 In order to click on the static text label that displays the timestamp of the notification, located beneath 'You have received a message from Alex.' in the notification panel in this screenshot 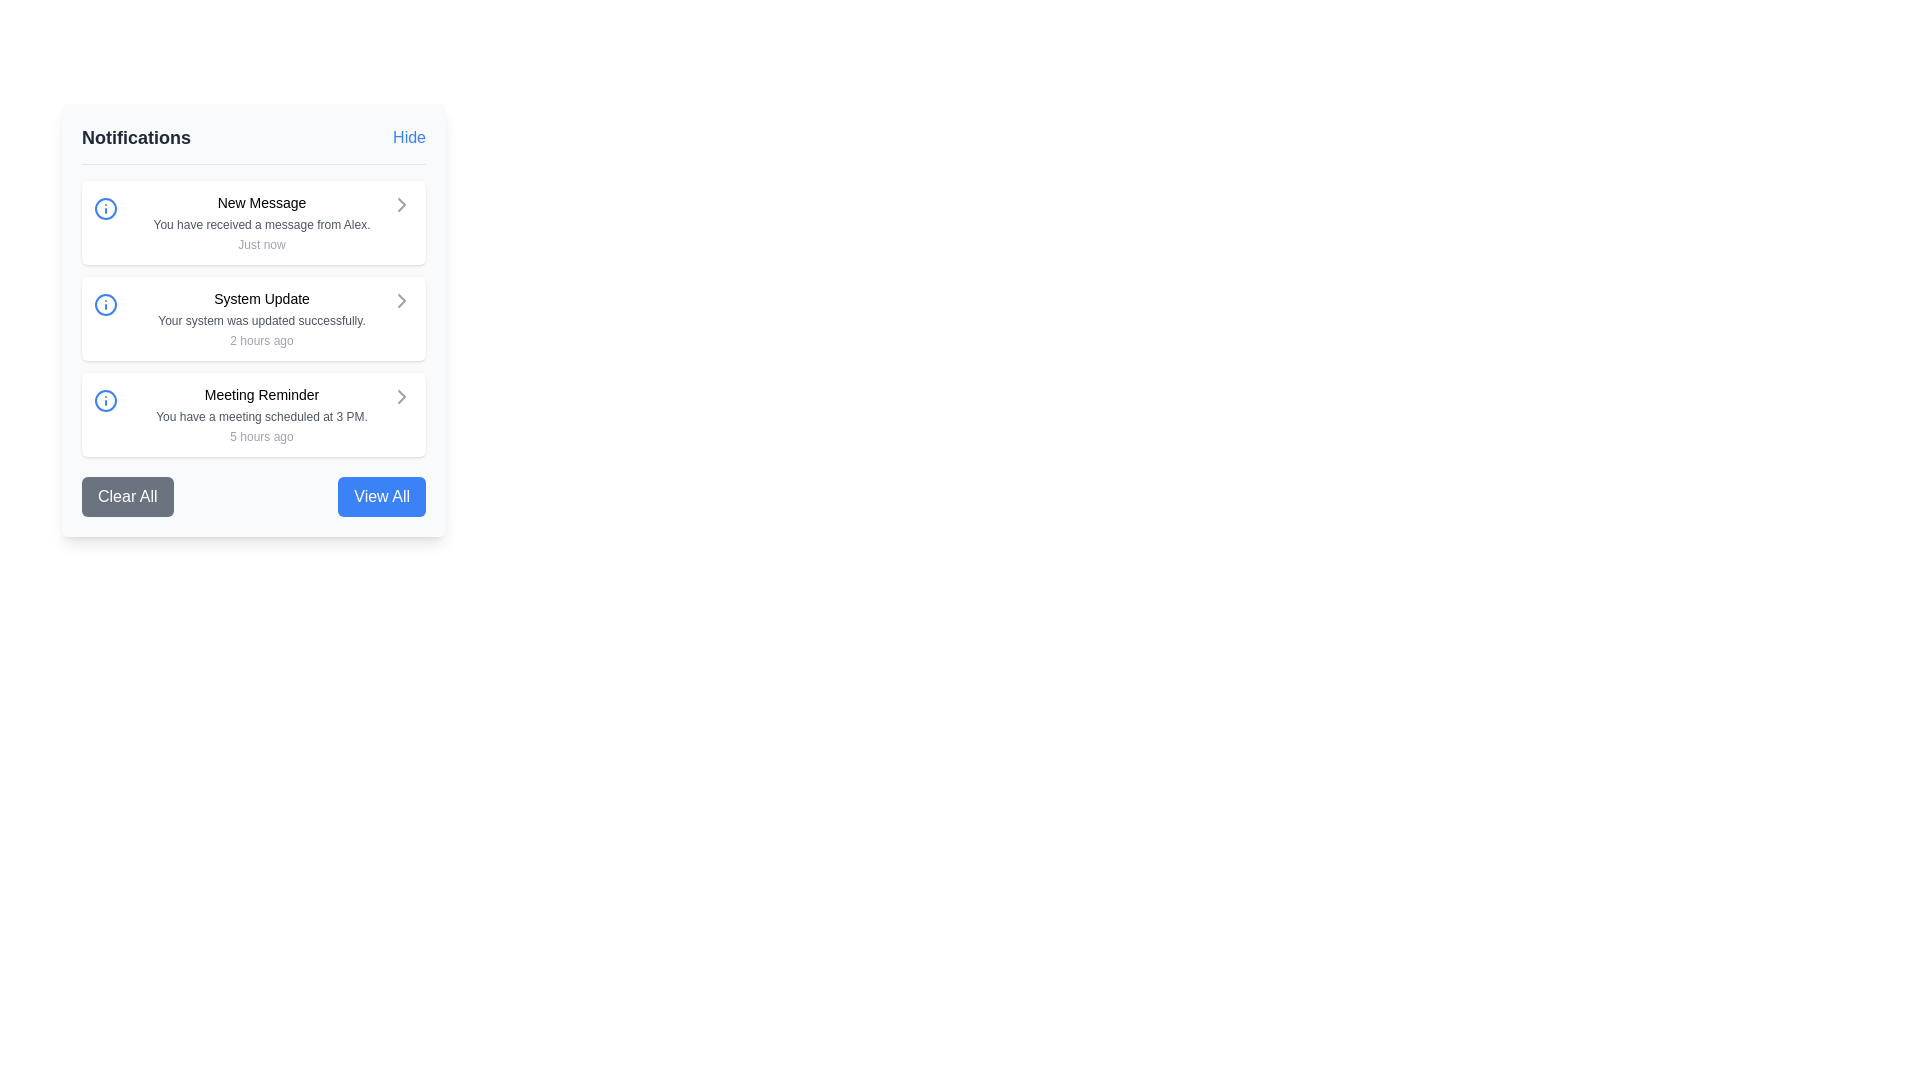, I will do `click(261, 244)`.